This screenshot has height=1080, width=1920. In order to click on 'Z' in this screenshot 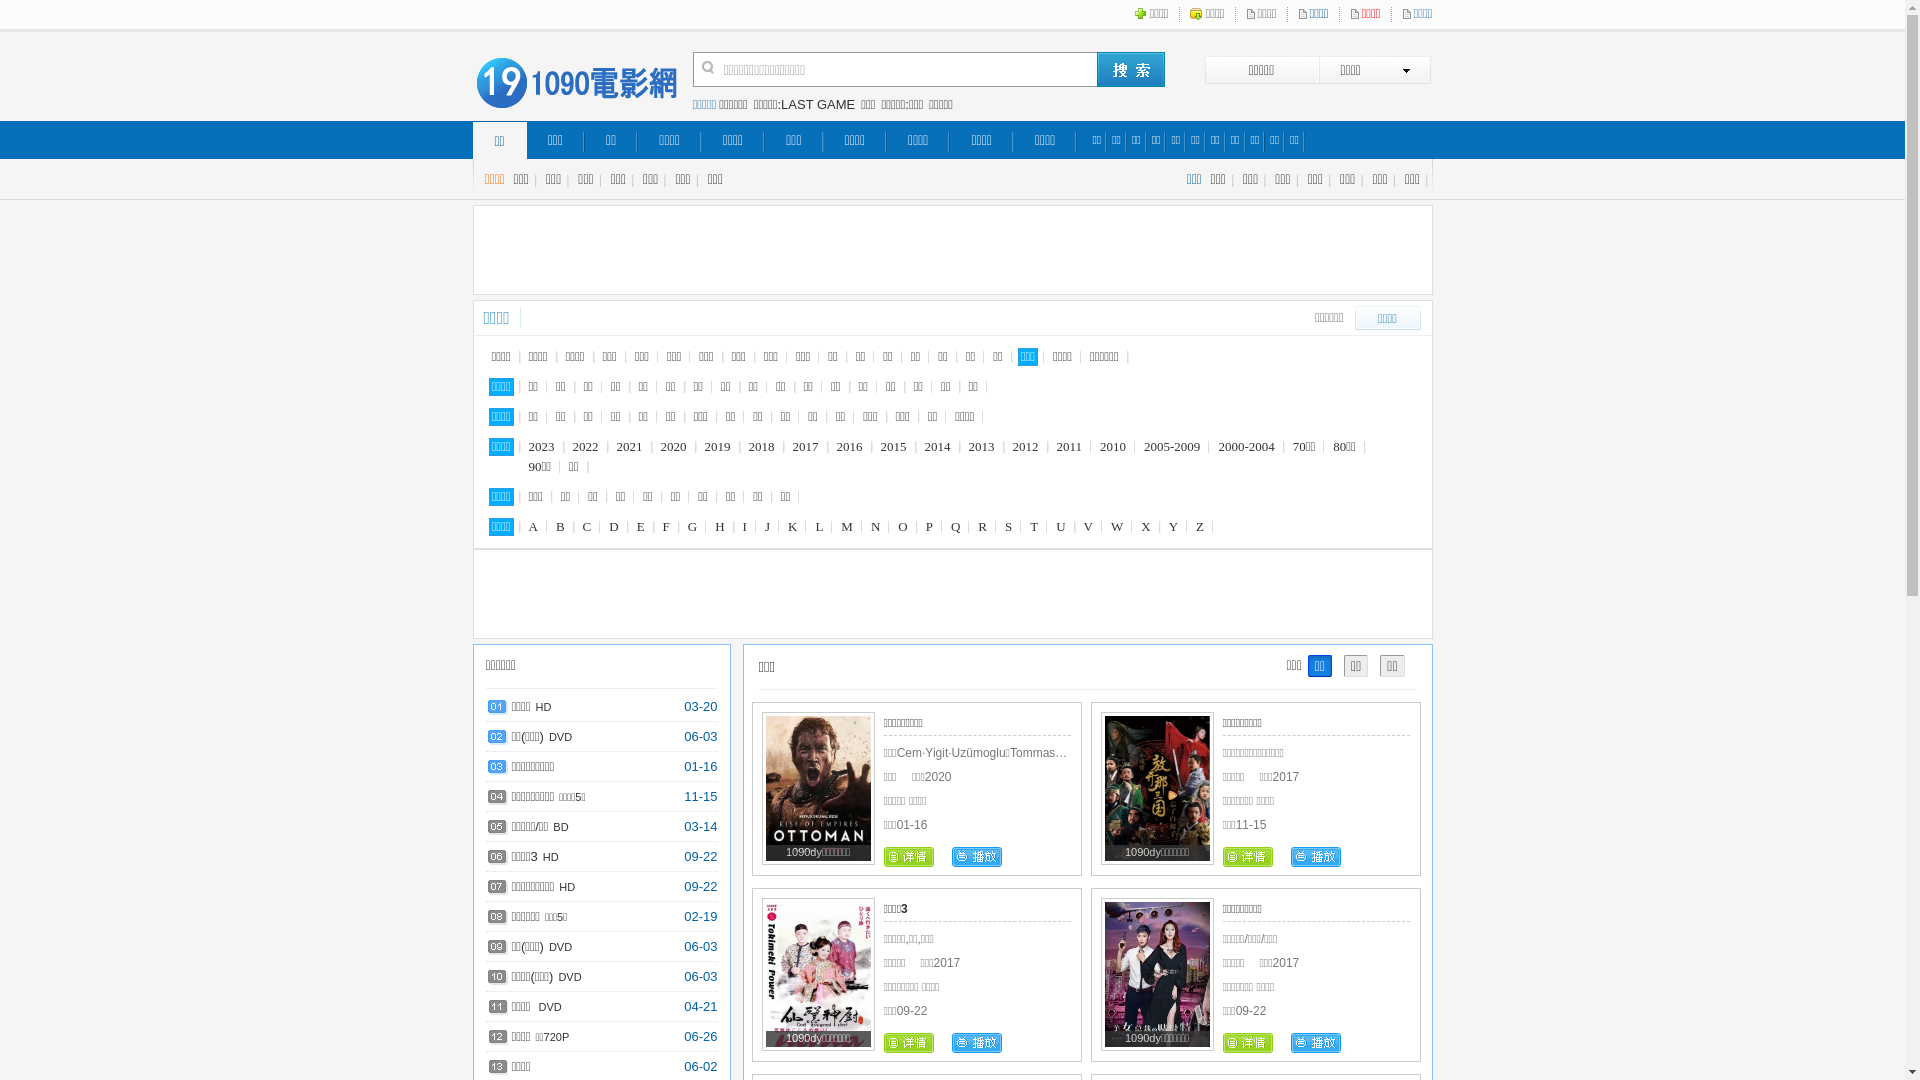, I will do `click(1200, 526)`.